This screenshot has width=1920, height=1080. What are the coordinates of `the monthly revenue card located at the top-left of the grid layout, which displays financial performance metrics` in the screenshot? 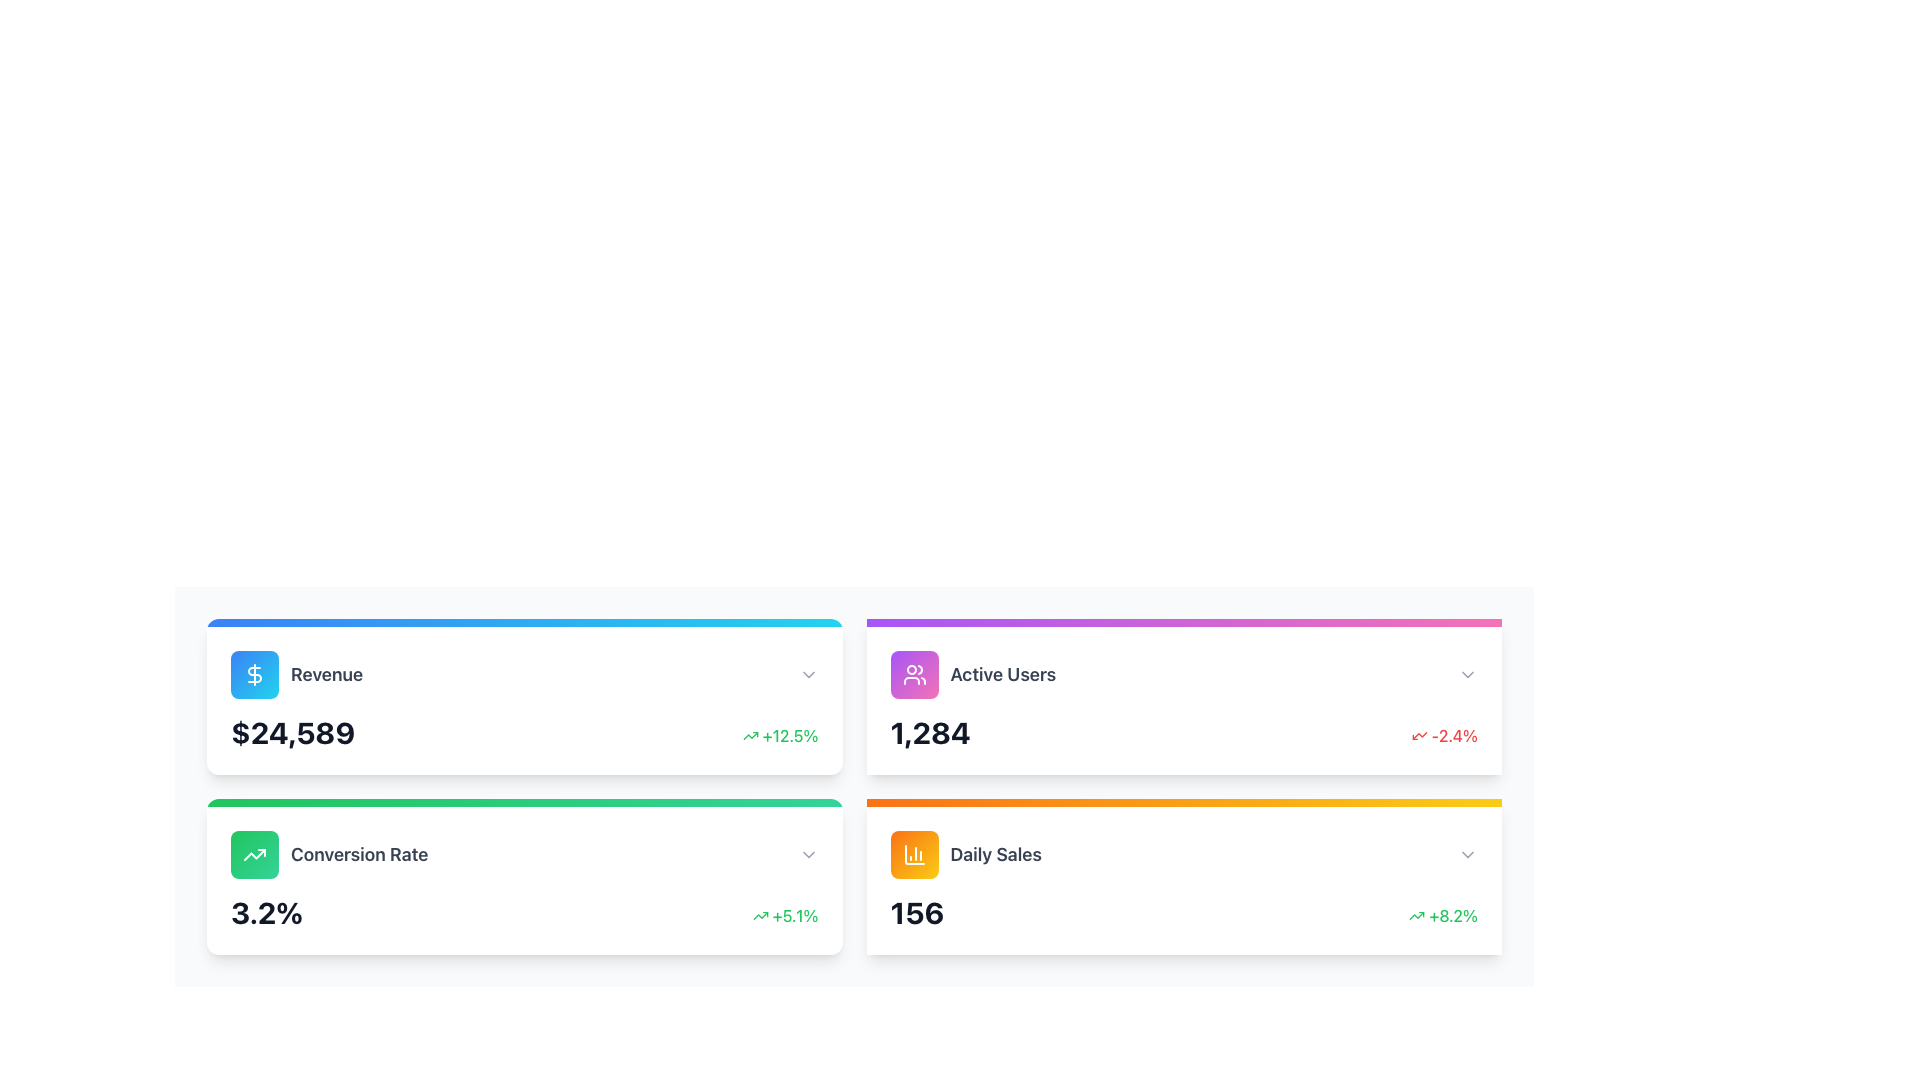 It's located at (524, 696).